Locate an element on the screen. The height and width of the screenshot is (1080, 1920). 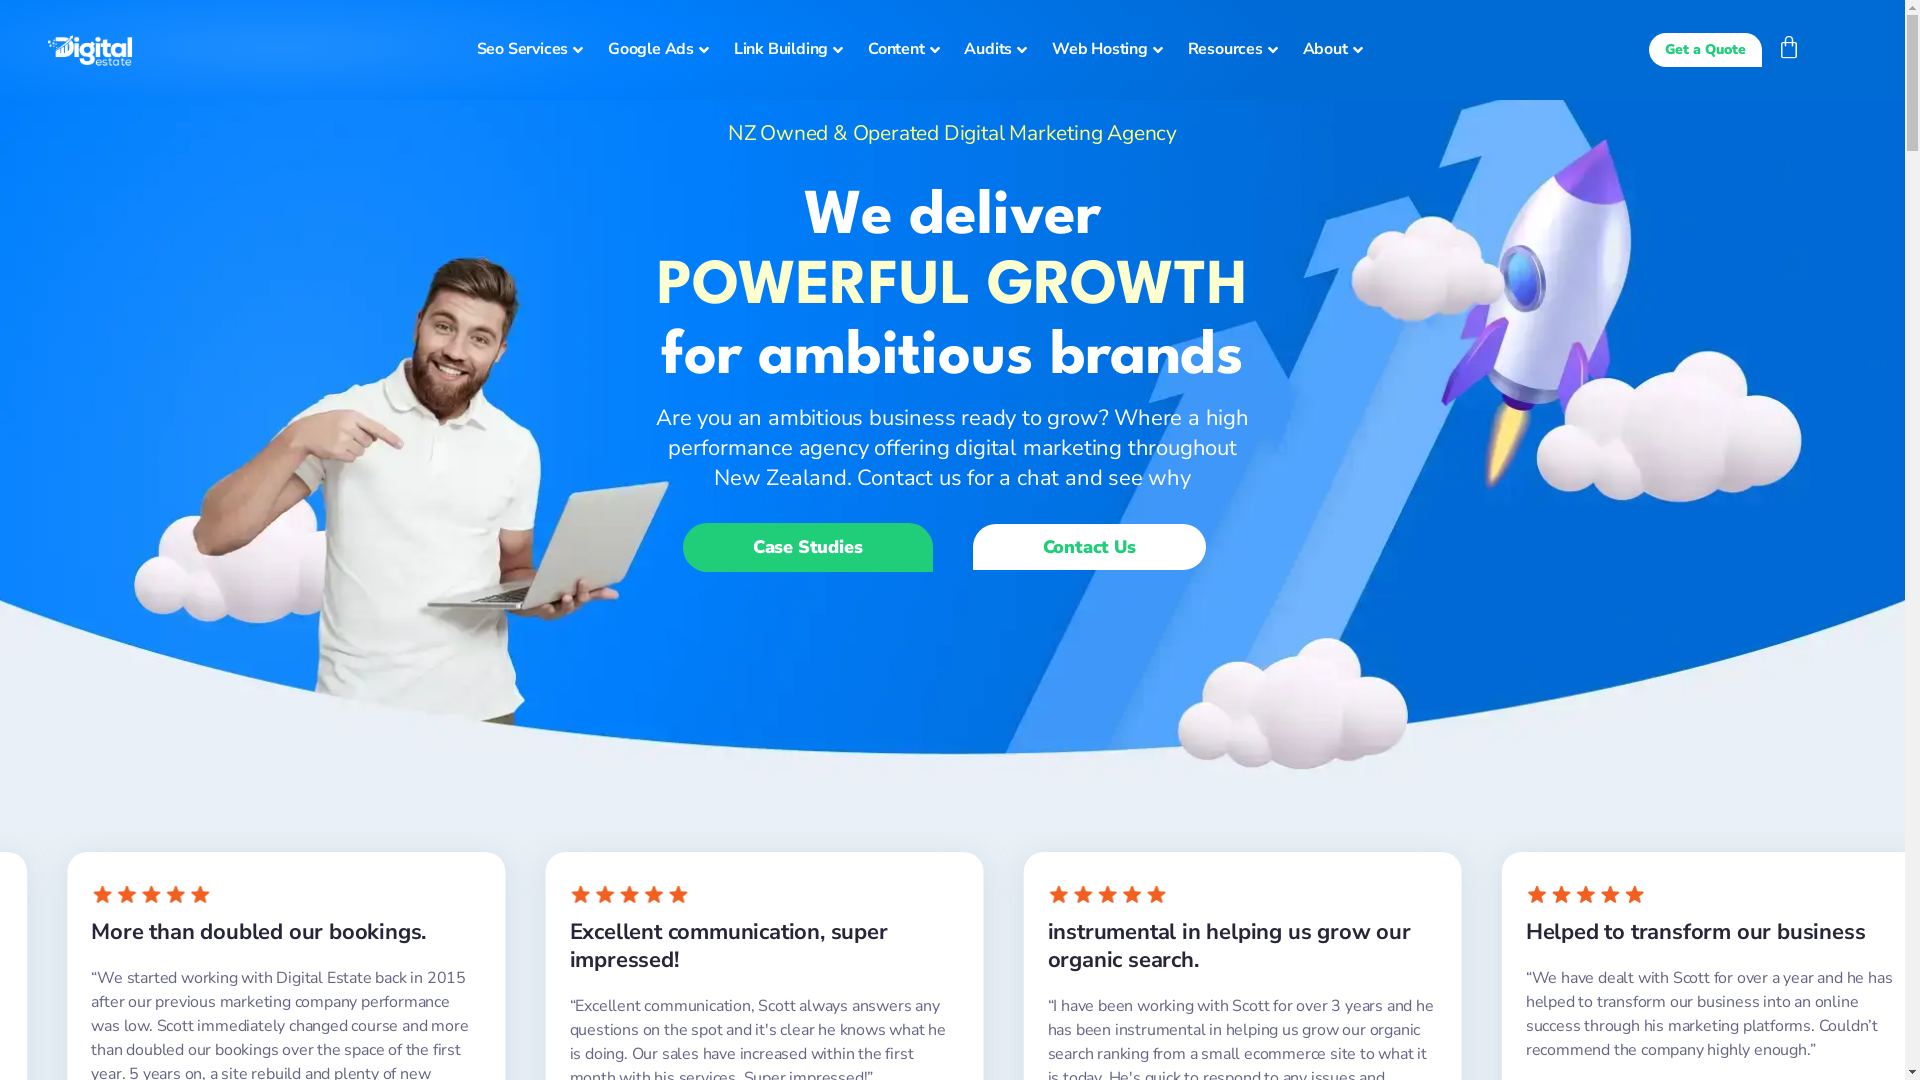
'Seo Services' is located at coordinates (532, 49).